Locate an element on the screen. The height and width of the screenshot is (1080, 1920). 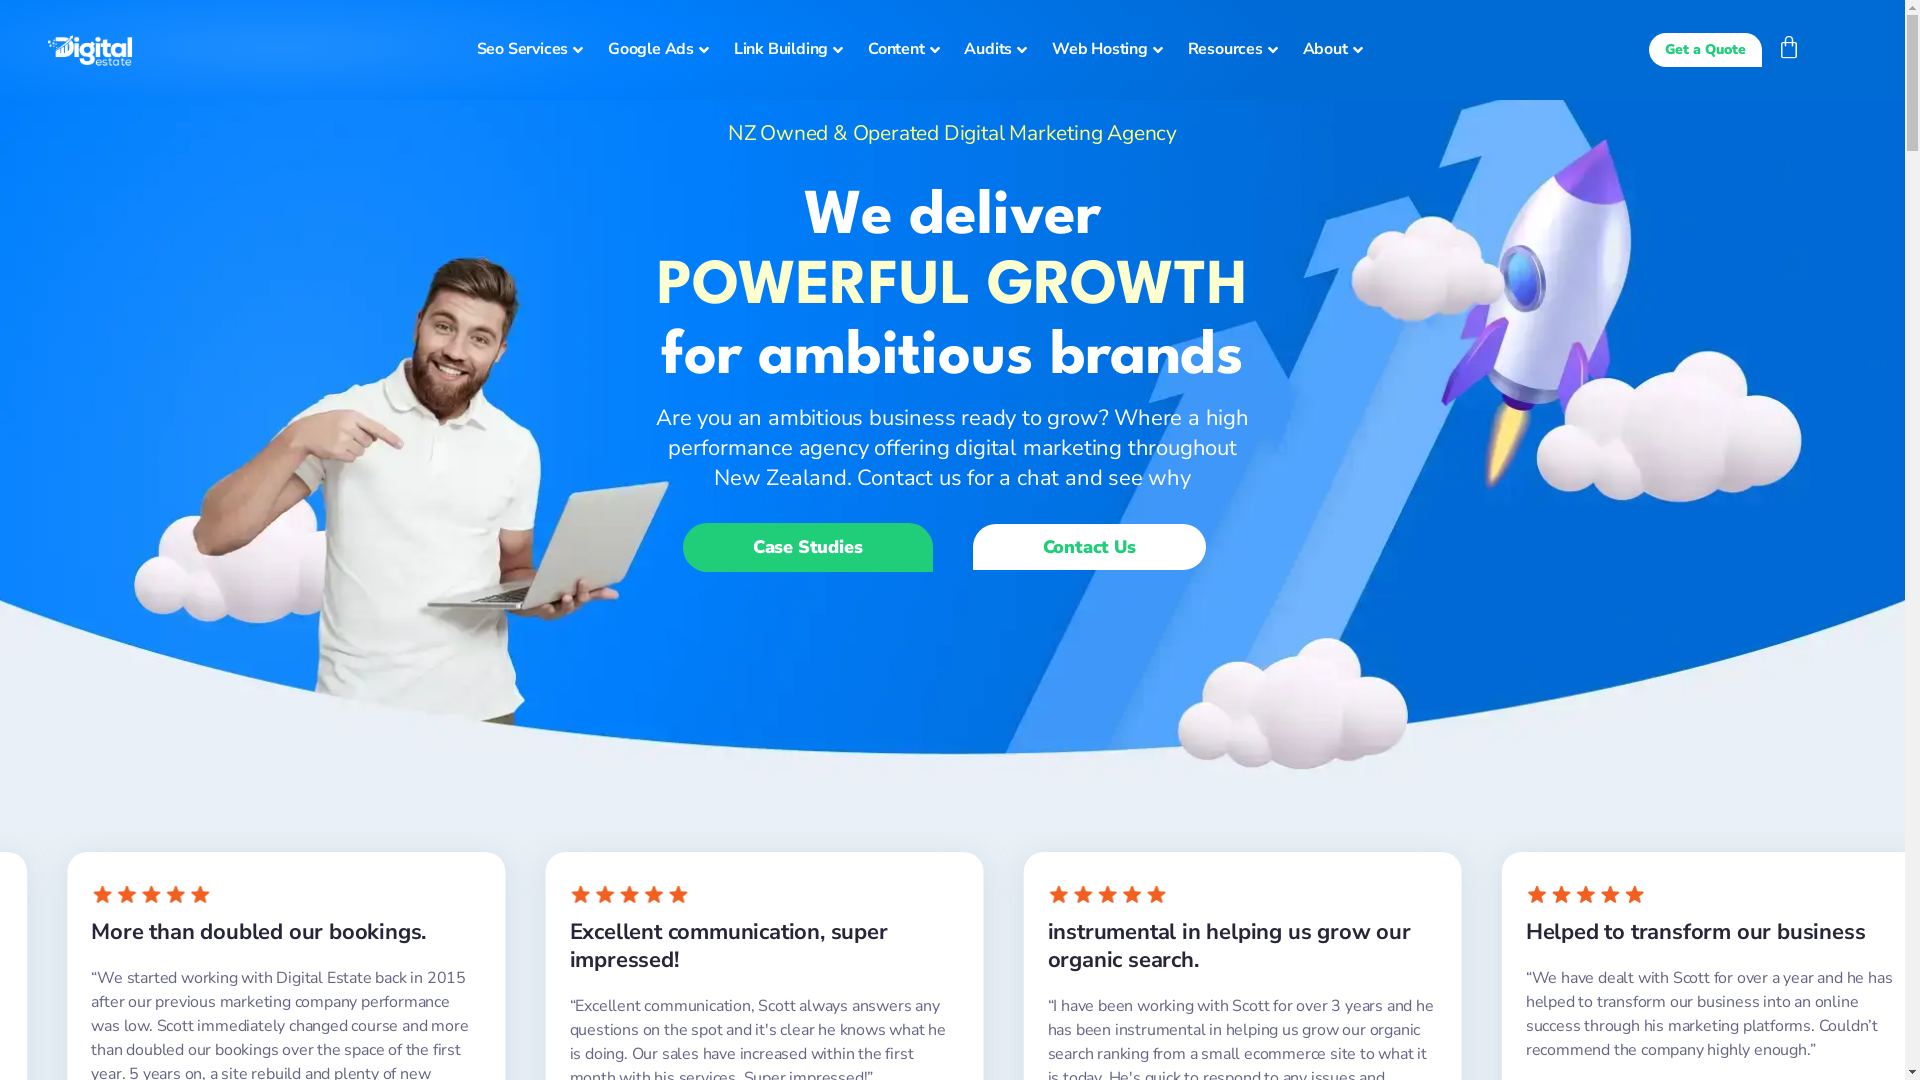
'Seo Services' is located at coordinates (532, 49).